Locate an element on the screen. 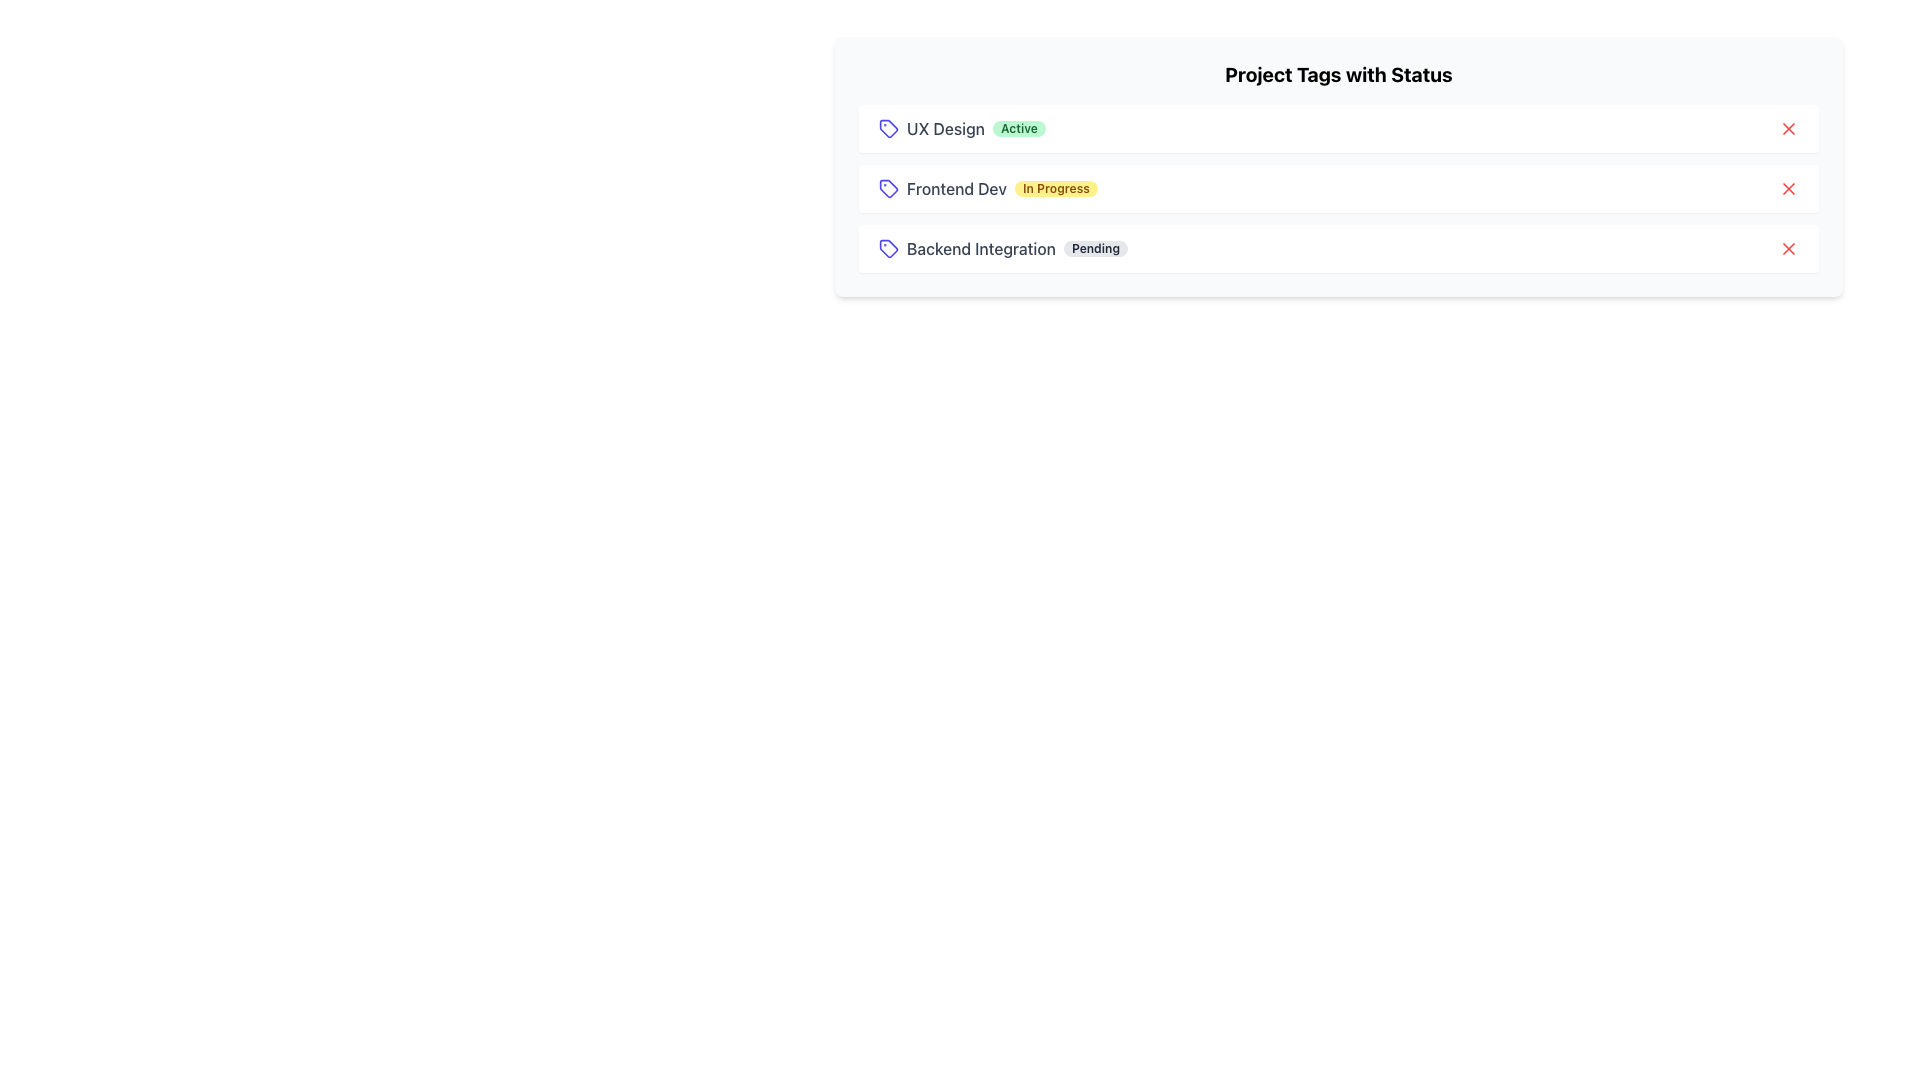 The image size is (1920, 1080). the 'Backend Integration' status item with a 'Pending' tag to modify or view it is located at coordinates (1339, 248).